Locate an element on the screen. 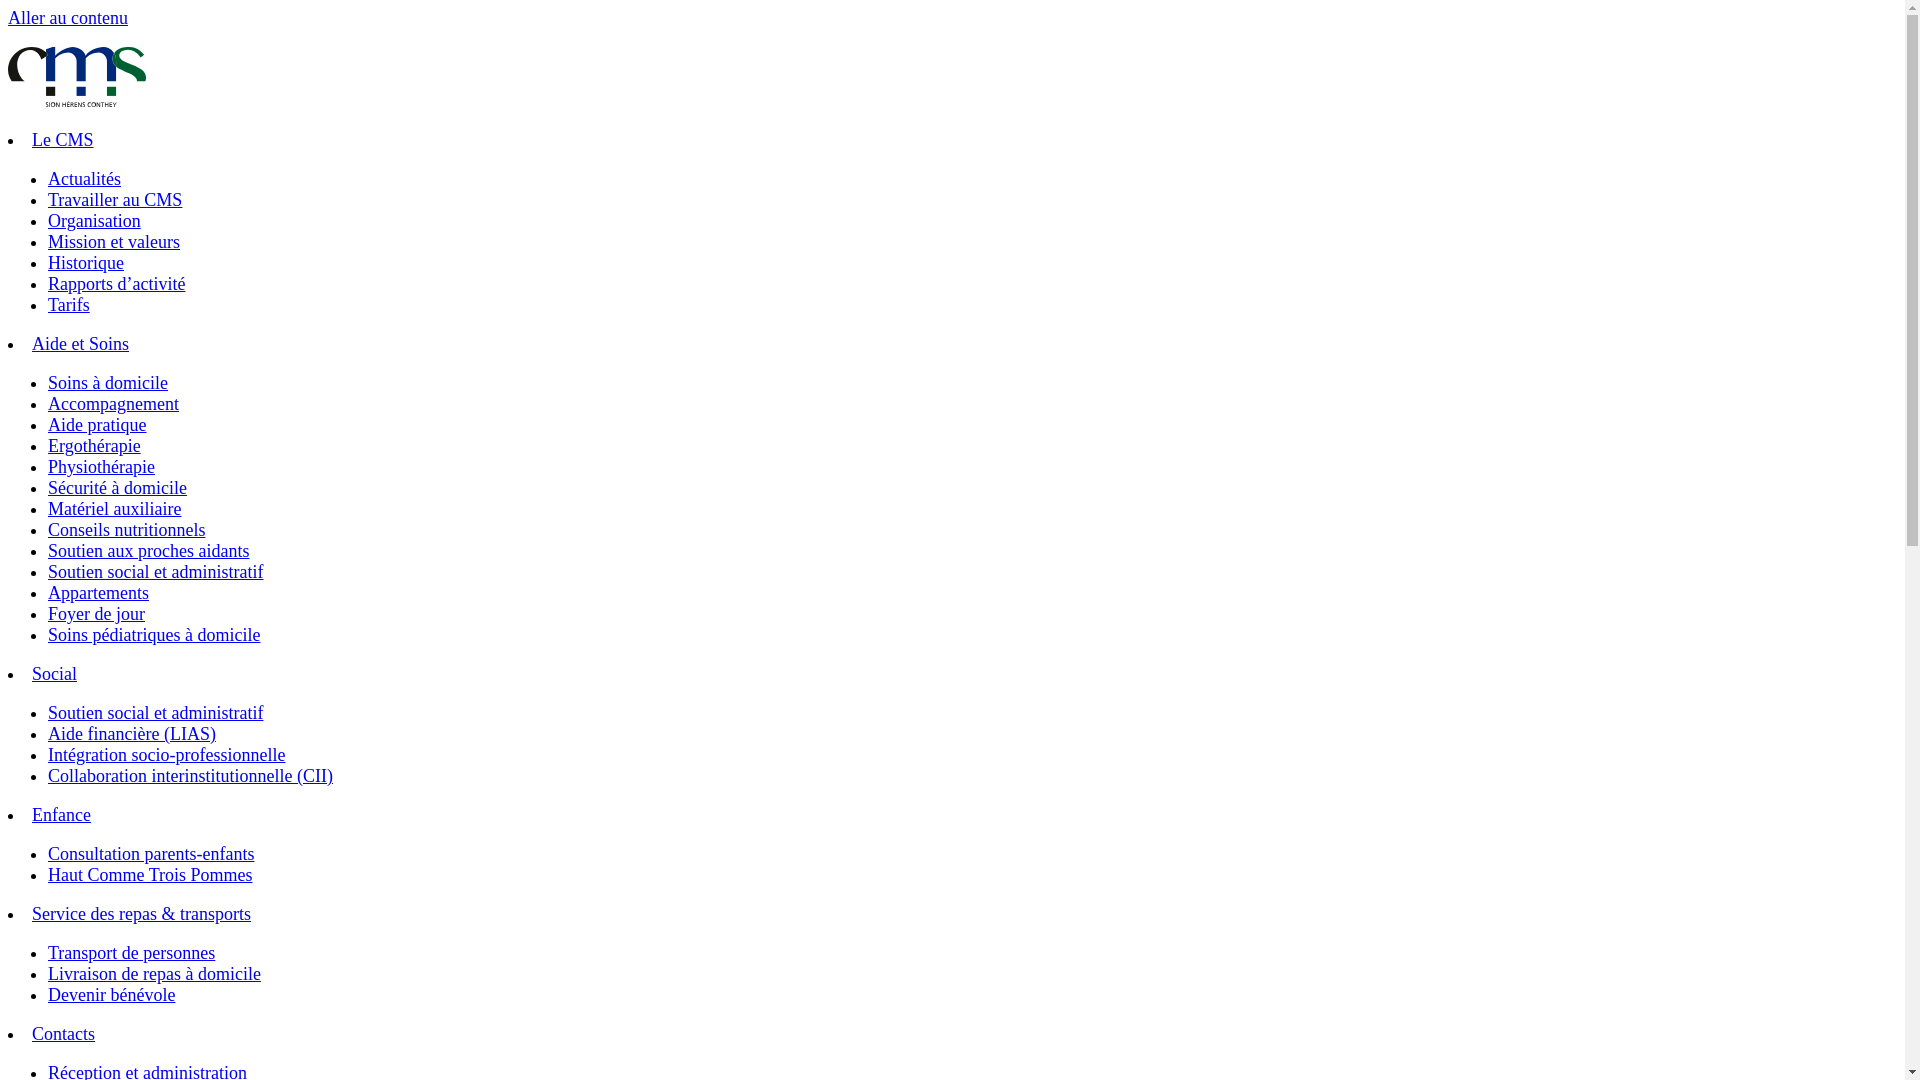 The height and width of the screenshot is (1080, 1920). 'Foyer de jour' is located at coordinates (48, 612).